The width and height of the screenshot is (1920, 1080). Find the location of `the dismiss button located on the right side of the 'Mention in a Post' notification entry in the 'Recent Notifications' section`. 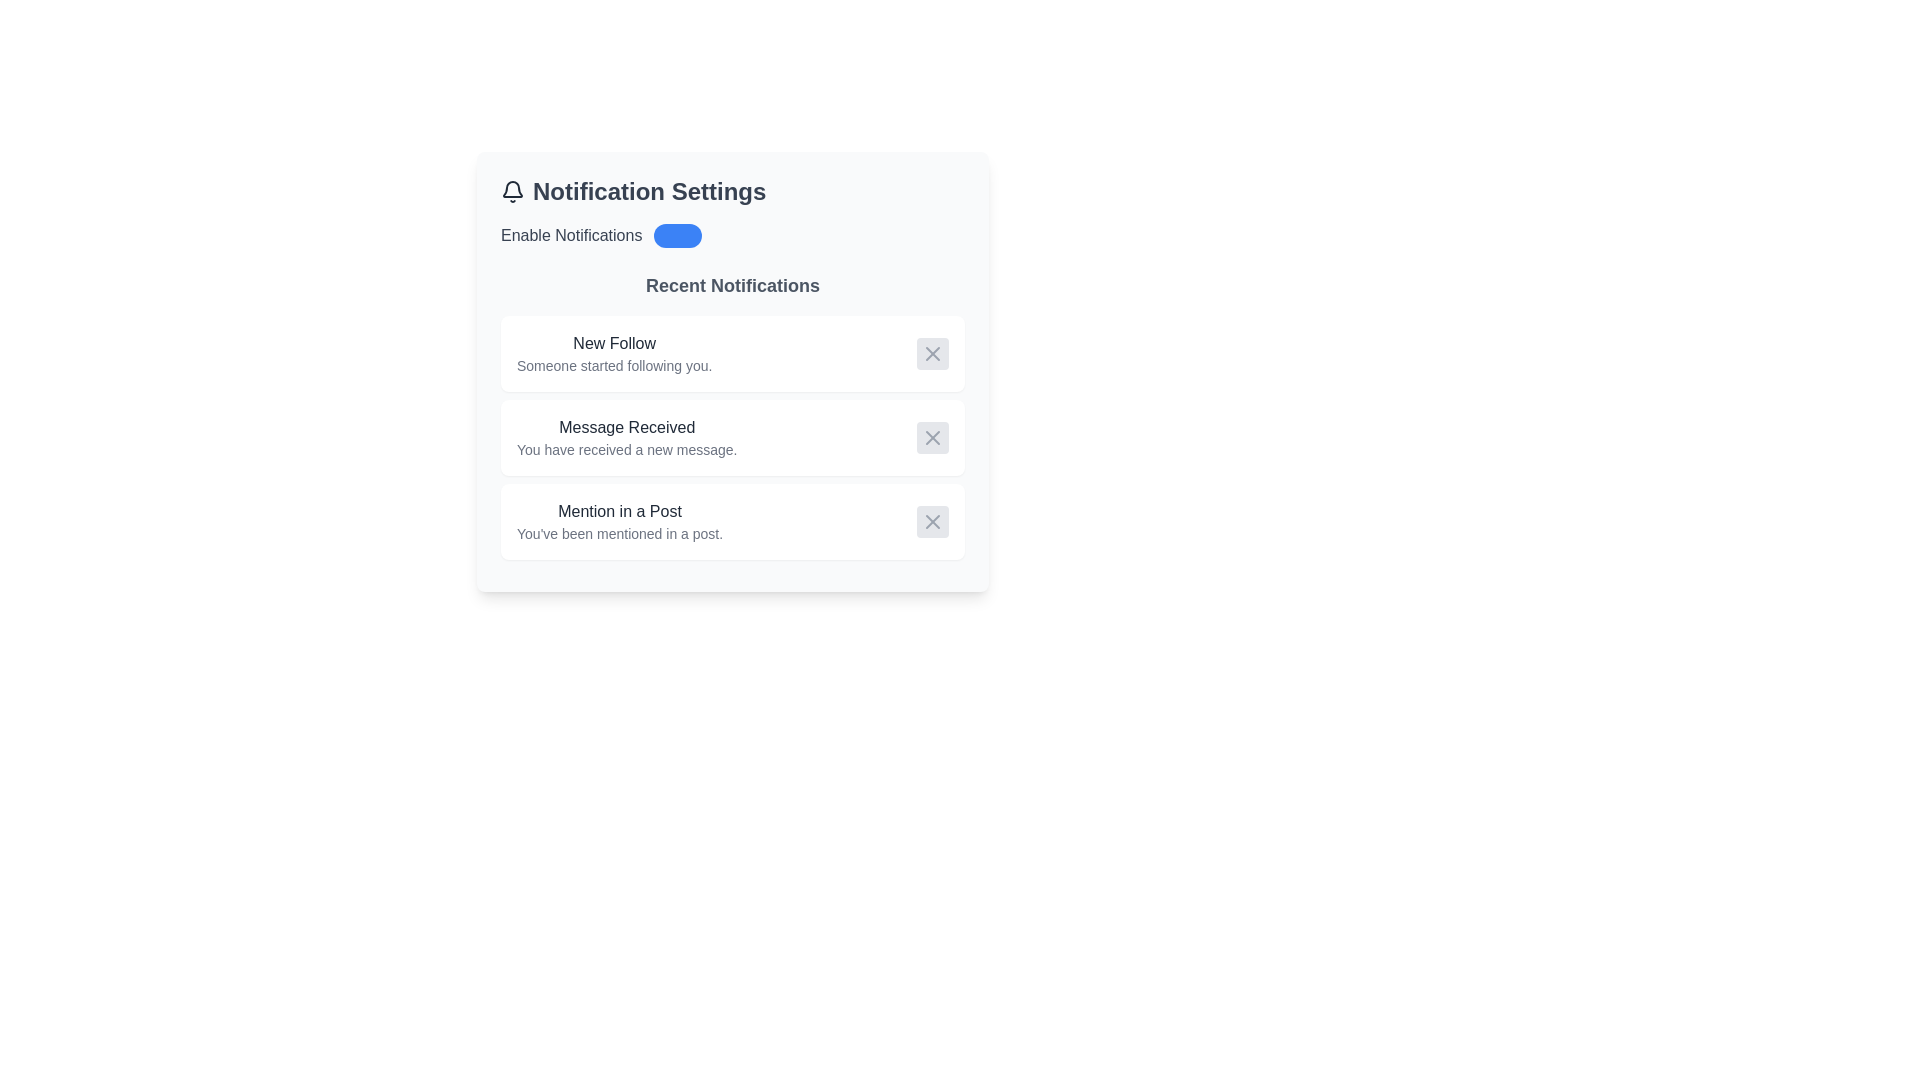

the dismiss button located on the right side of the 'Mention in a Post' notification entry in the 'Recent Notifications' section is located at coordinates (931, 520).